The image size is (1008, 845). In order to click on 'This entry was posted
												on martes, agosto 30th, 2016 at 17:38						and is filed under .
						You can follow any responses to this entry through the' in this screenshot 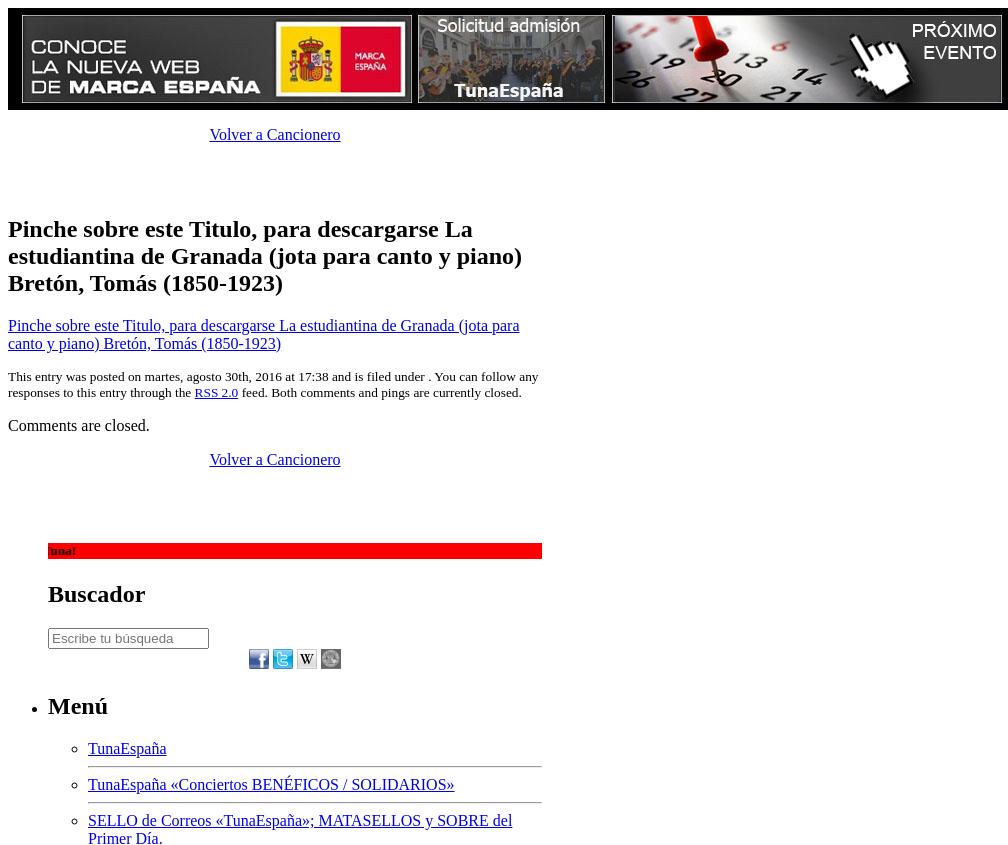, I will do `click(272, 382)`.